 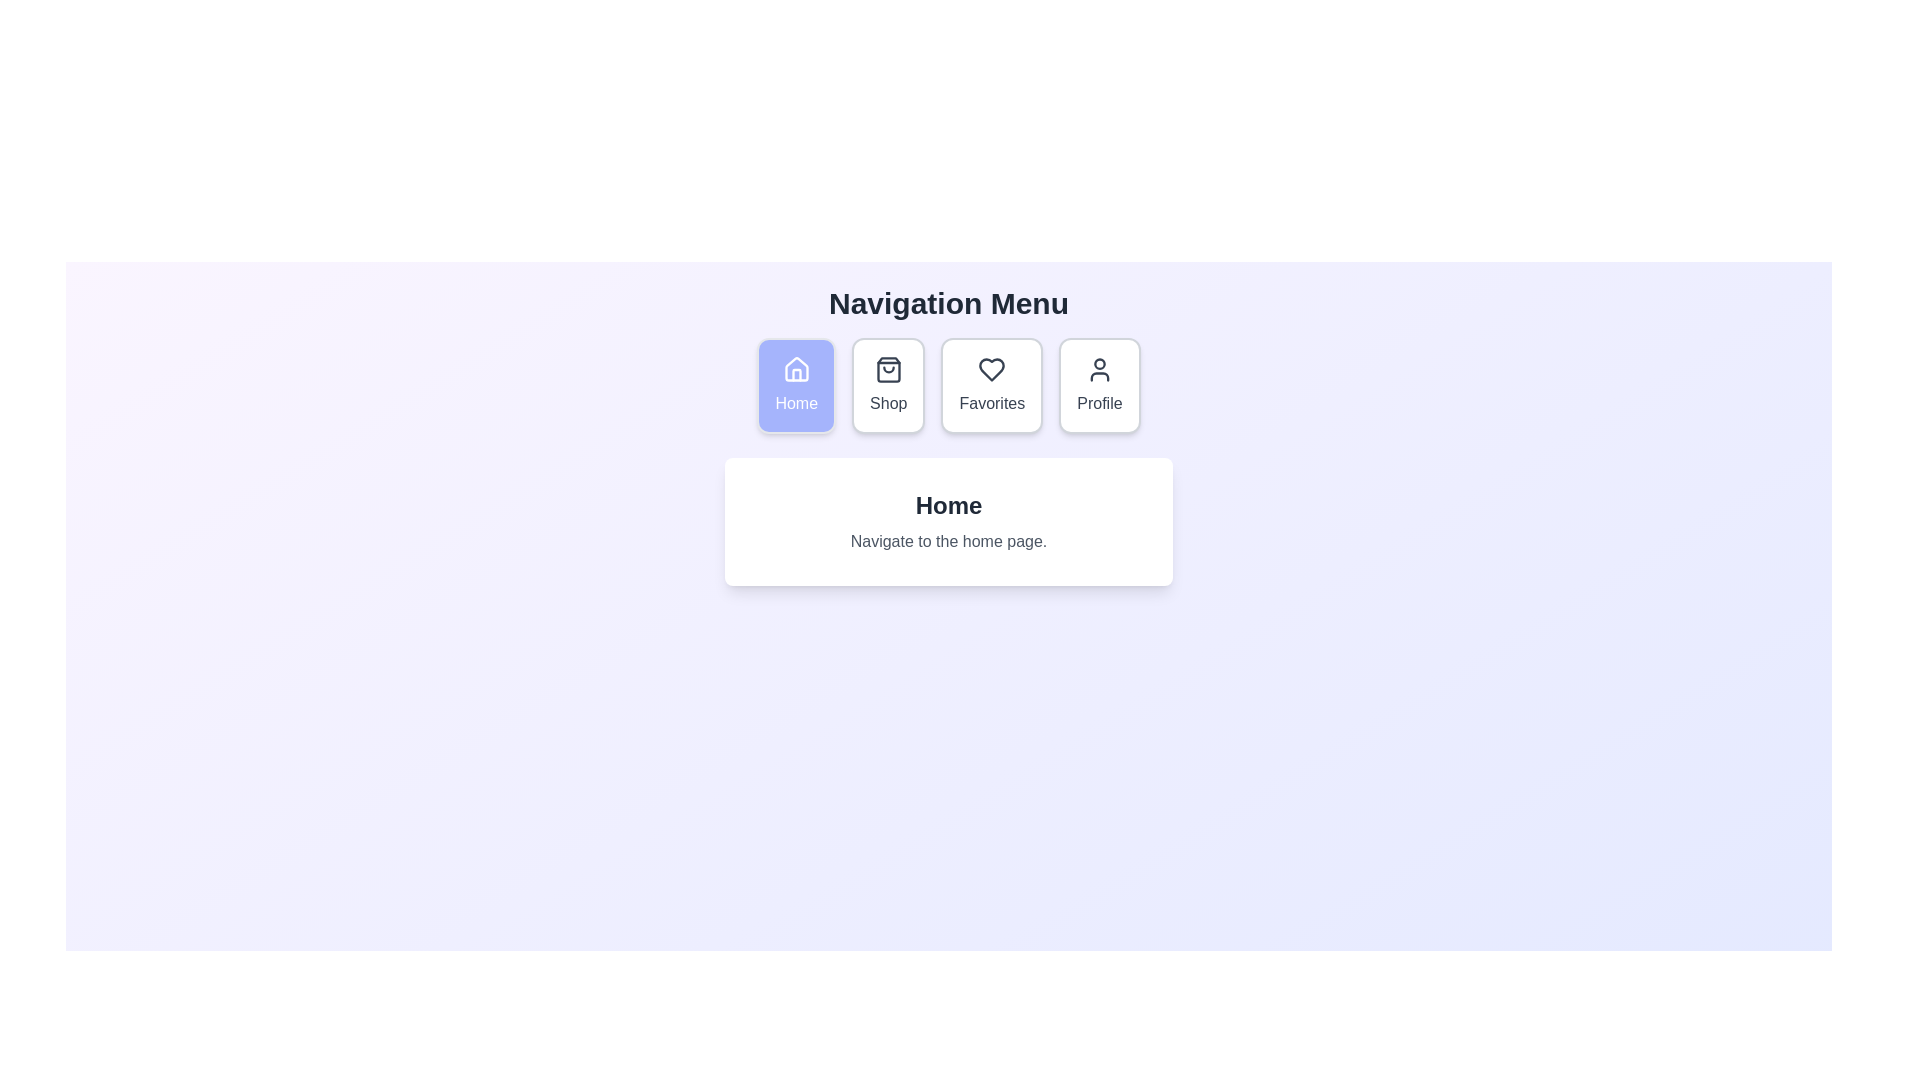 What do you see at coordinates (948, 542) in the screenshot?
I see `the descriptive text element located in a light-colored, rounded rectangle box, positioned below the bold 'Home' text` at bounding box center [948, 542].